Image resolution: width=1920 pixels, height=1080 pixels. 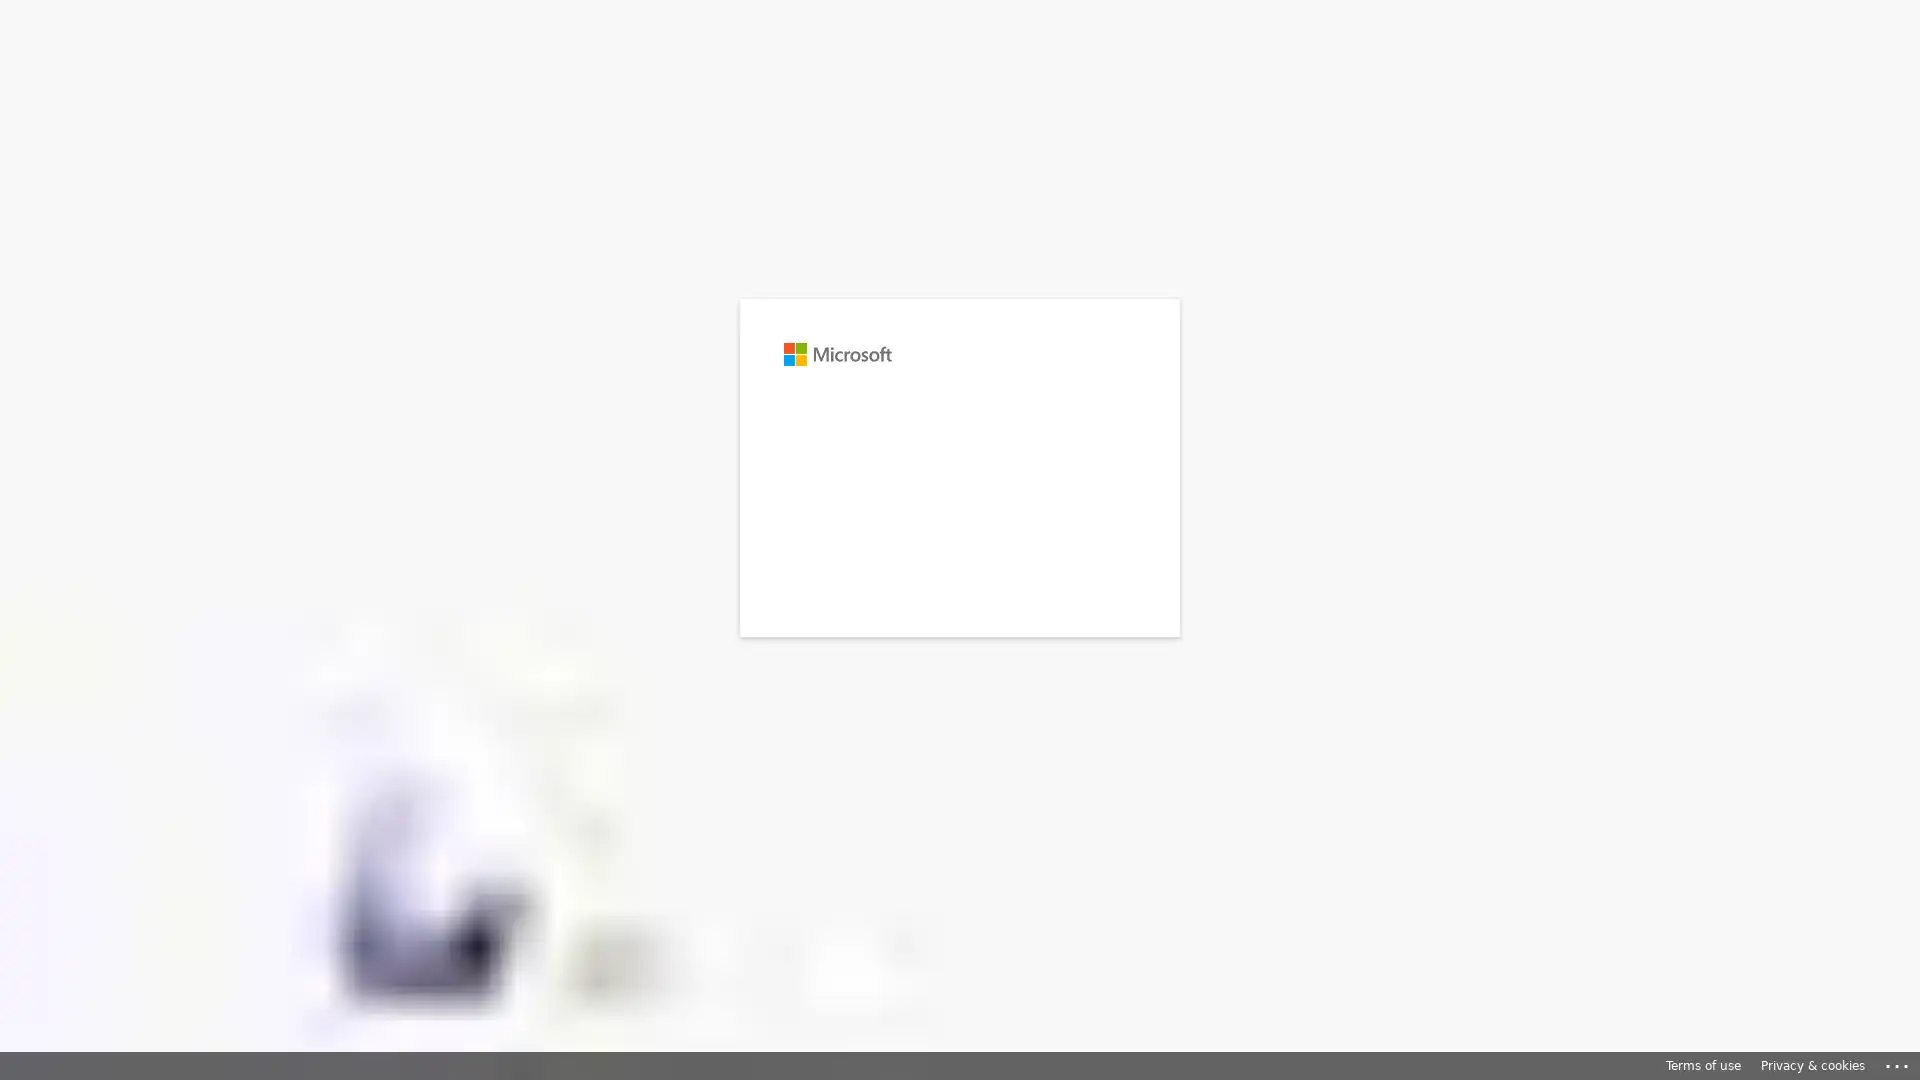 What do you see at coordinates (1897, 1062) in the screenshot?
I see `Click here for troubleshooting information` at bounding box center [1897, 1062].